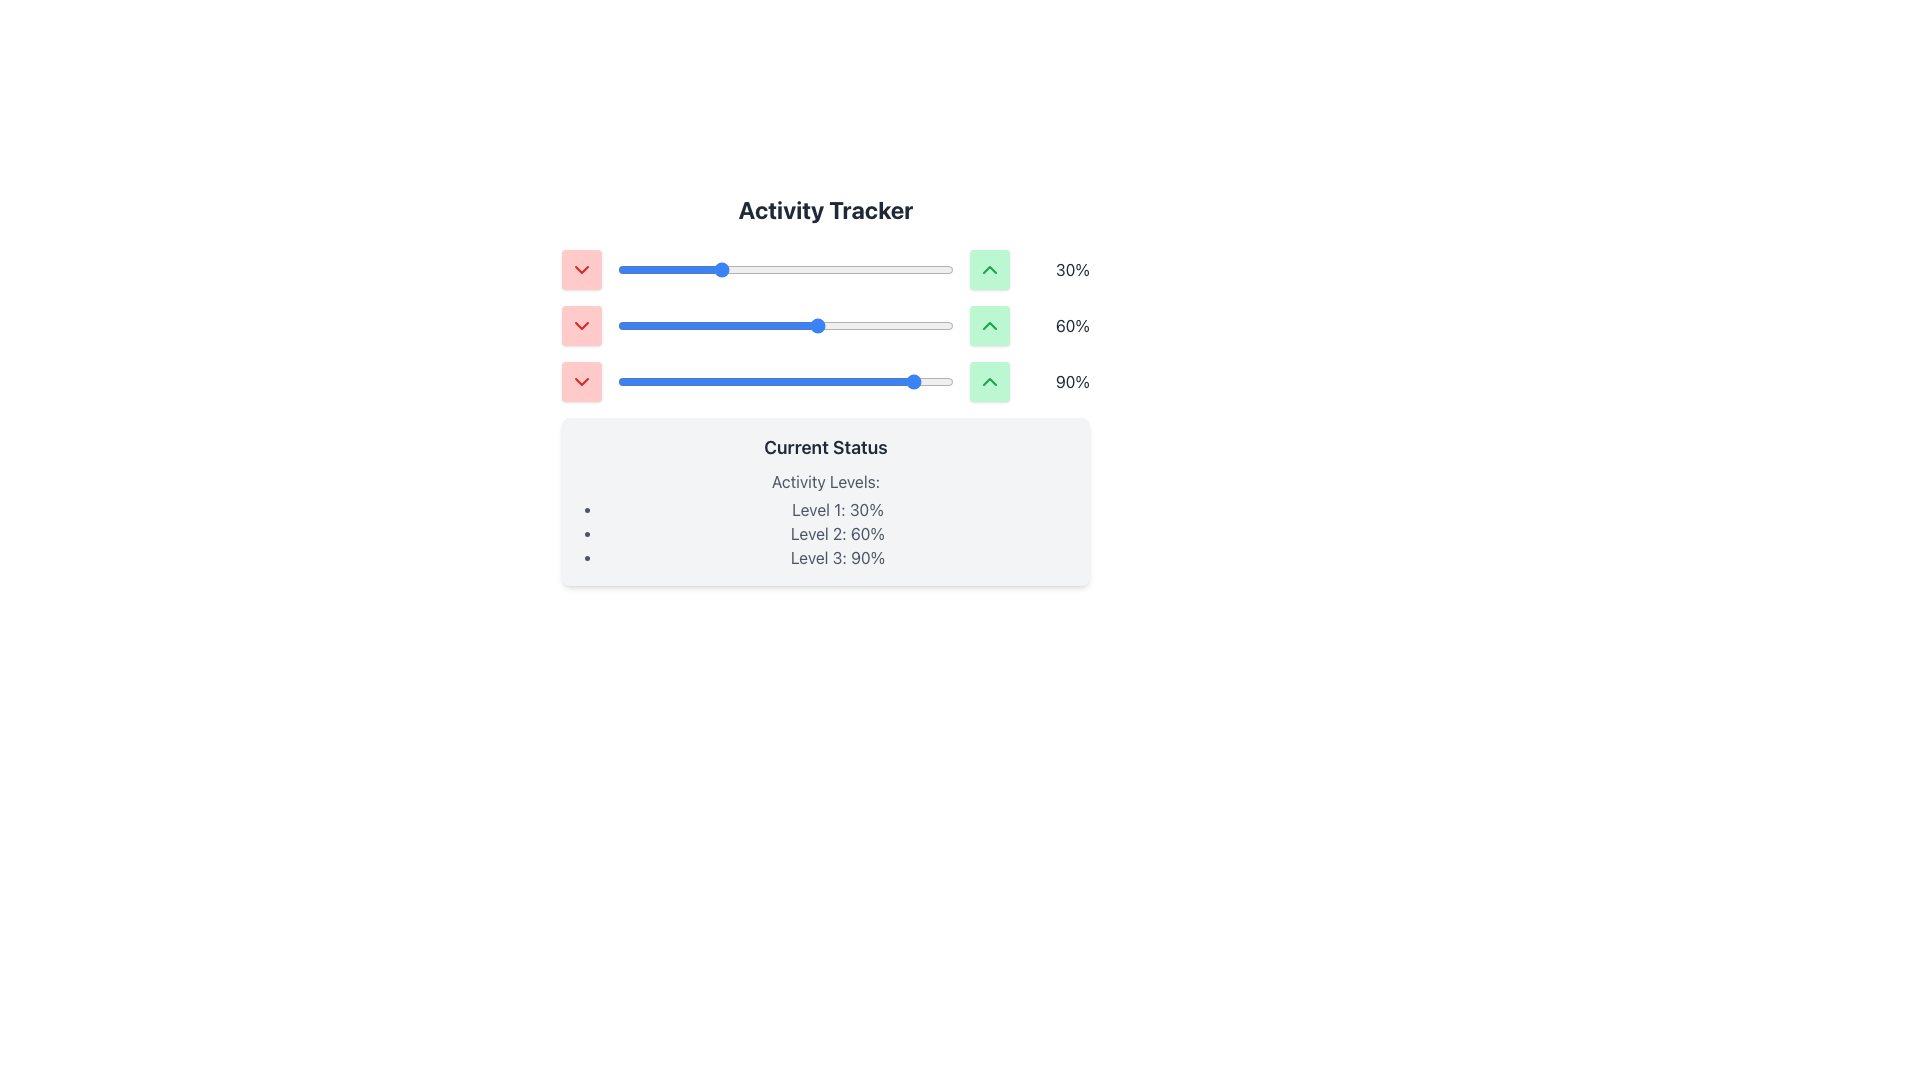  What do you see at coordinates (809, 325) in the screenshot?
I see `the slider value` at bounding box center [809, 325].